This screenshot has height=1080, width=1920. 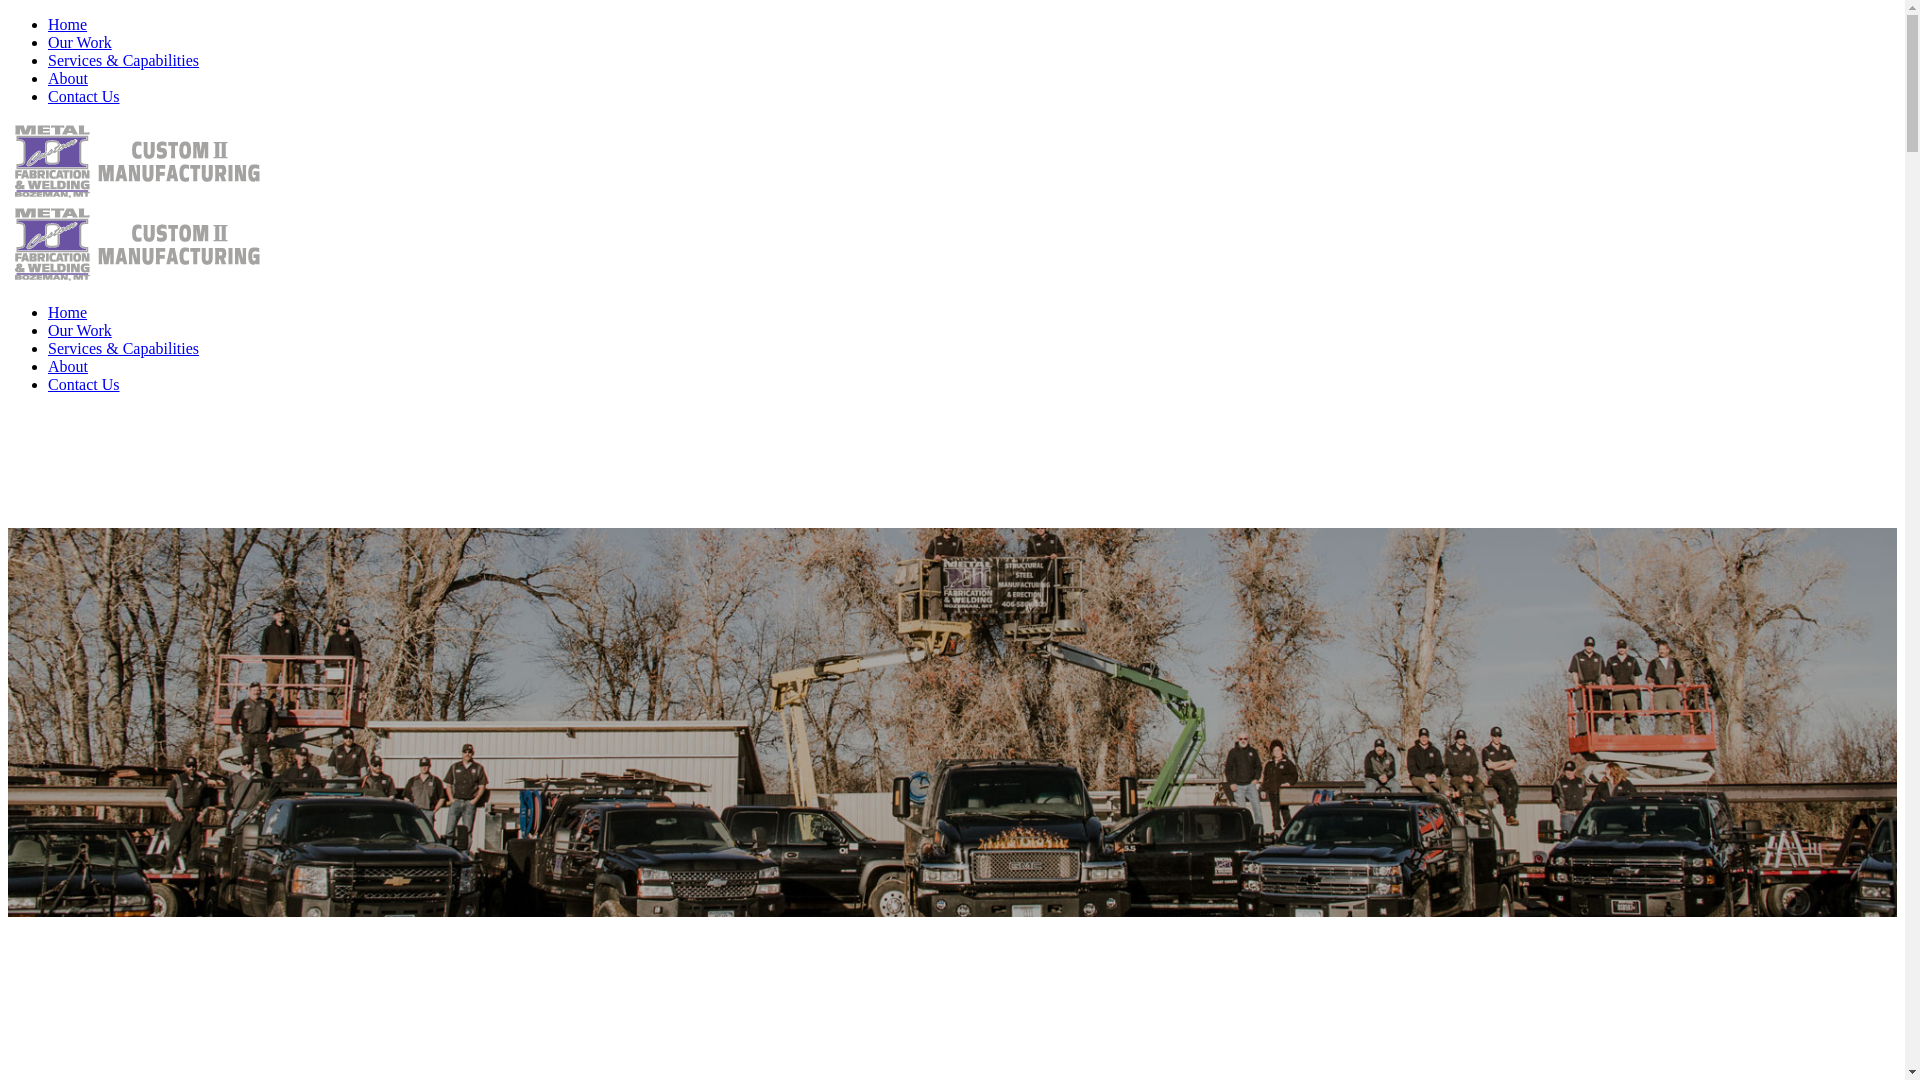 What do you see at coordinates (82, 384) in the screenshot?
I see `'Contact Us'` at bounding box center [82, 384].